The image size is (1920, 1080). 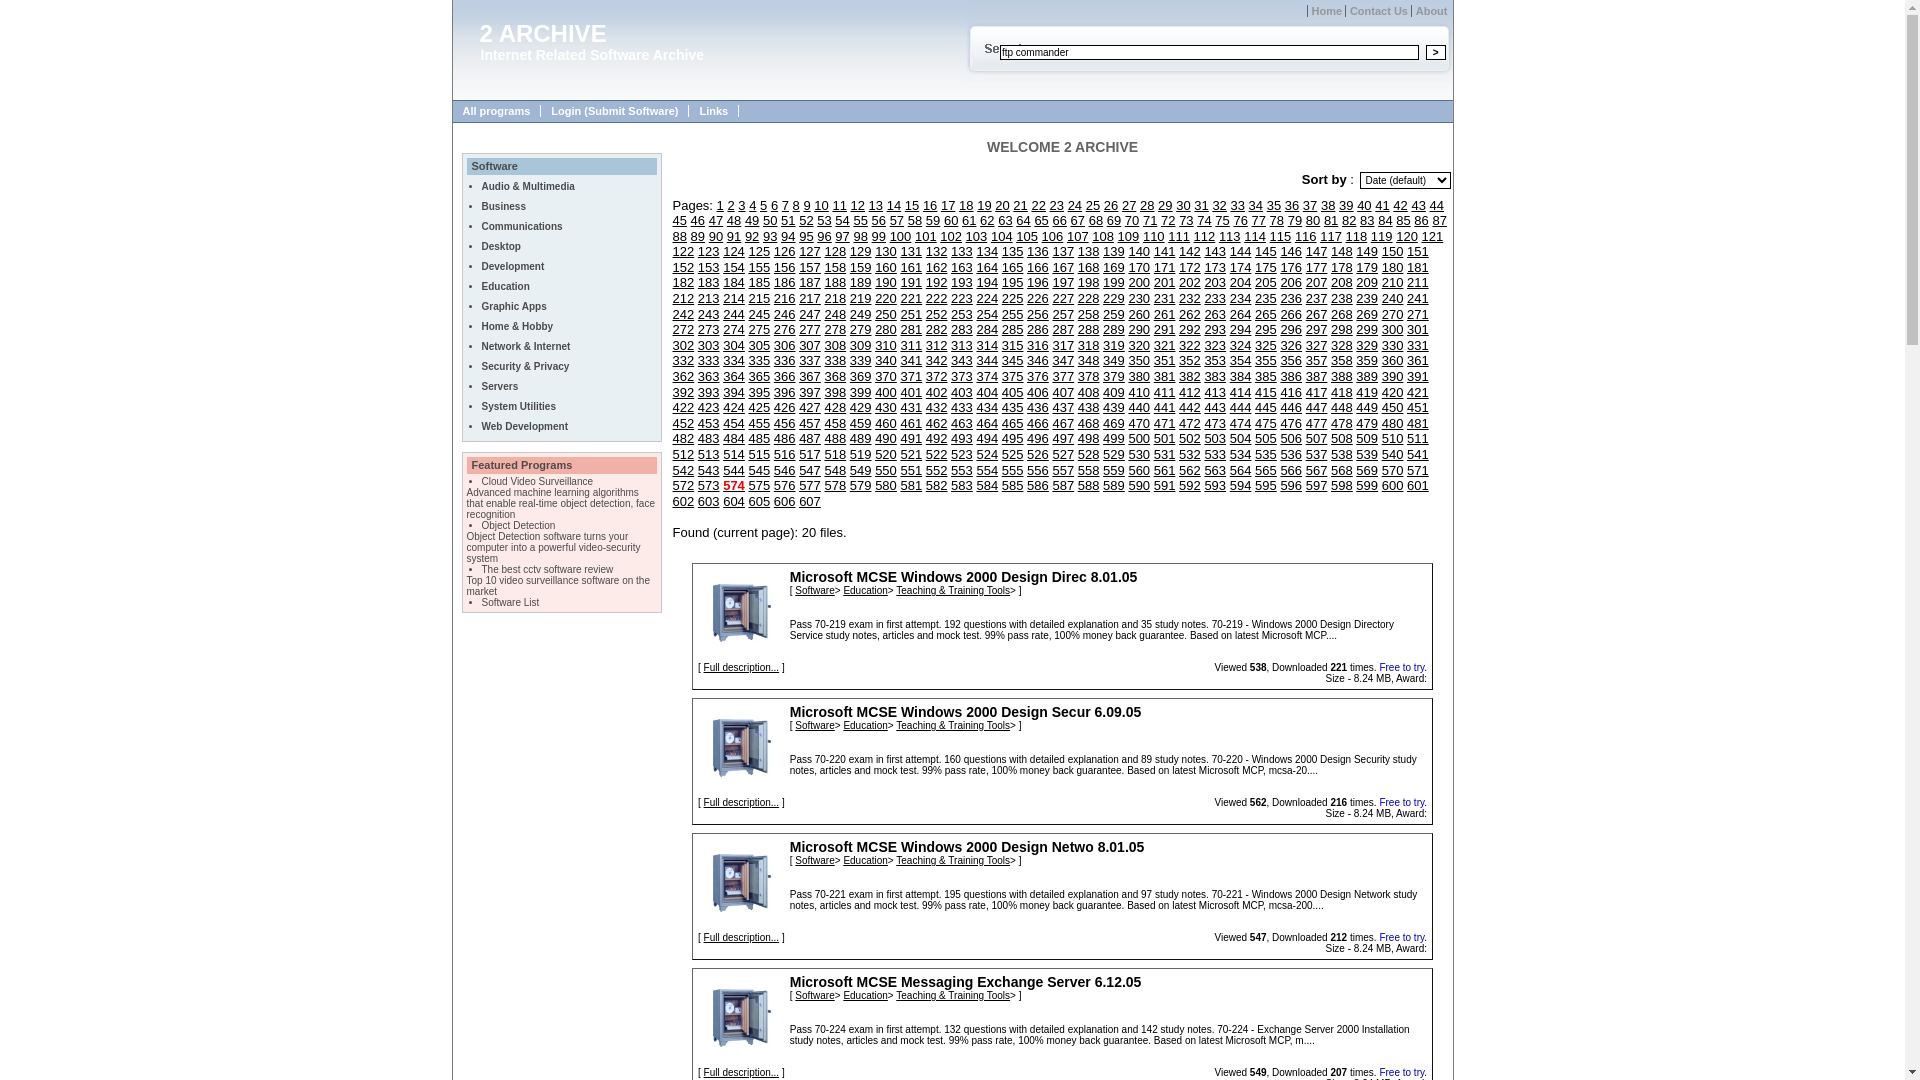 What do you see at coordinates (678, 235) in the screenshot?
I see `'88'` at bounding box center [678, 235].